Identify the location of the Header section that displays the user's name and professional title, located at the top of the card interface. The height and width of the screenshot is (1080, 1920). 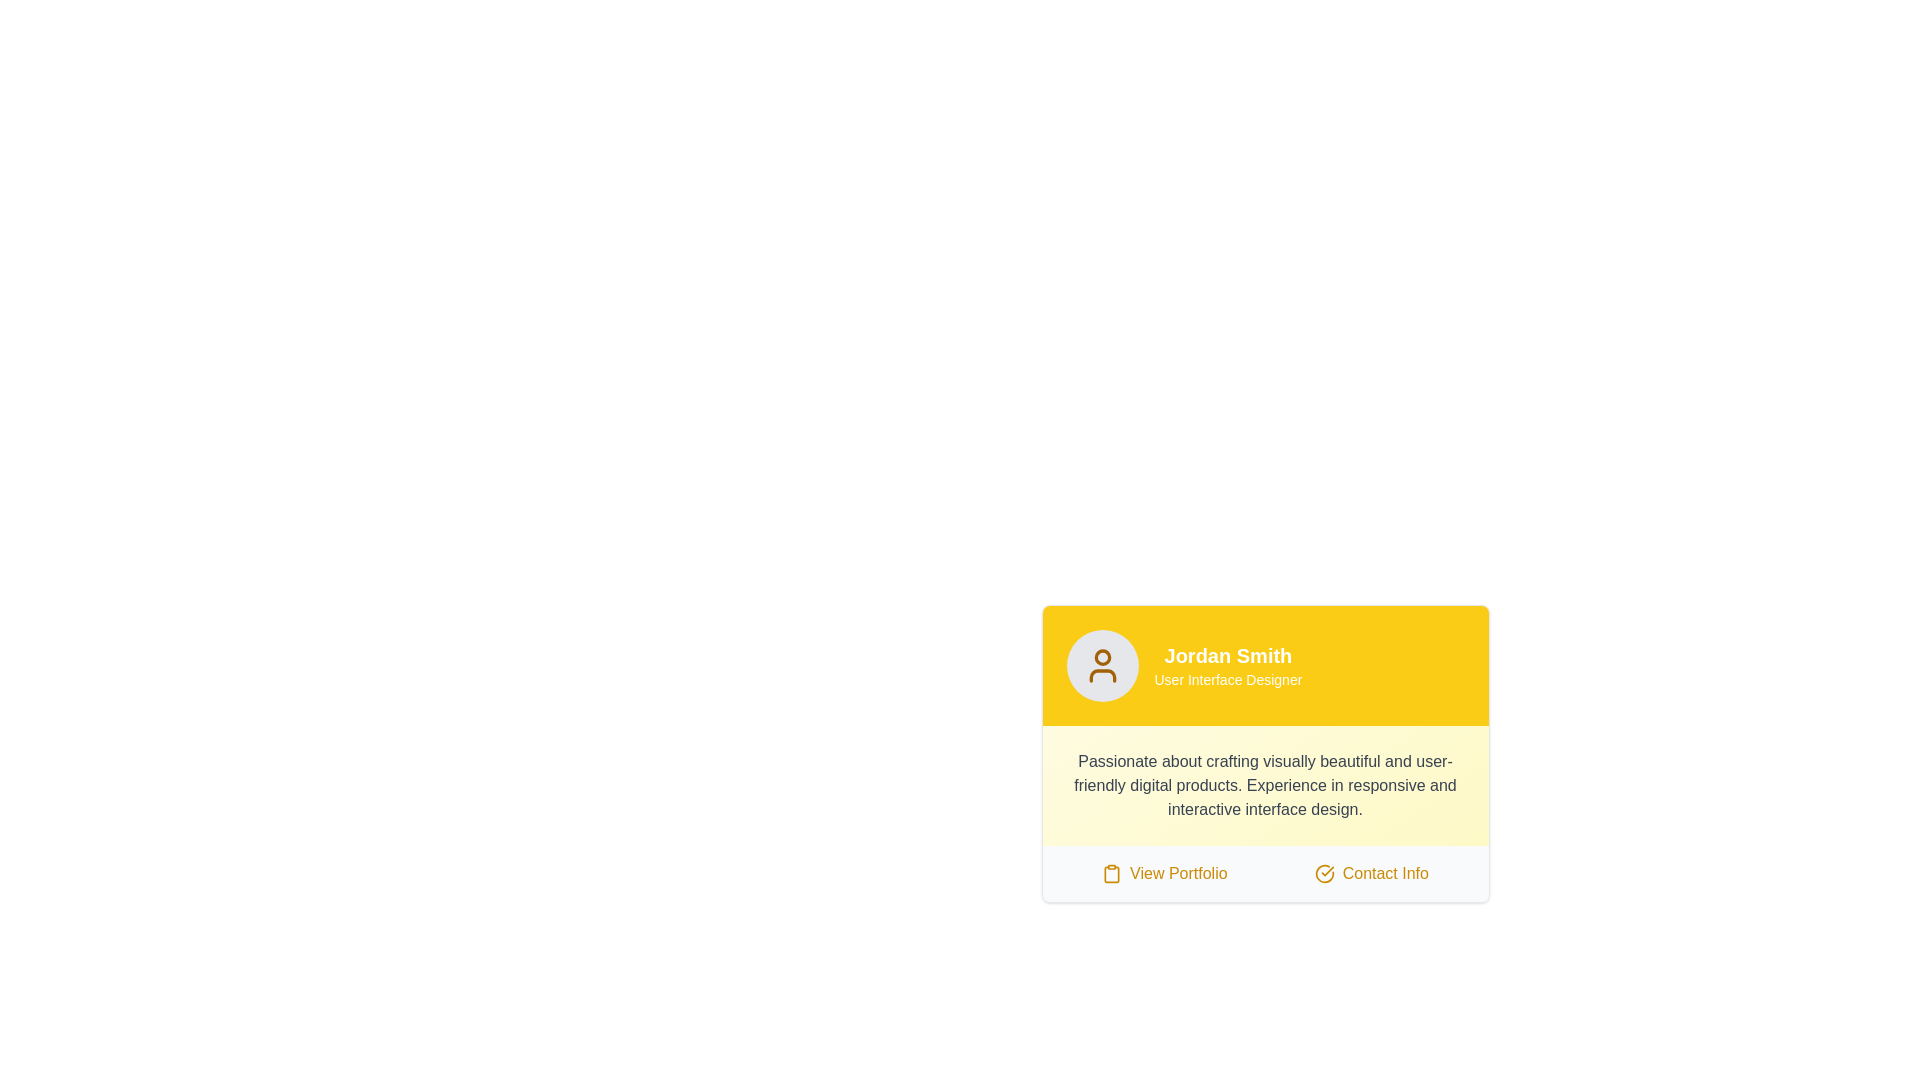
(1264, 666).